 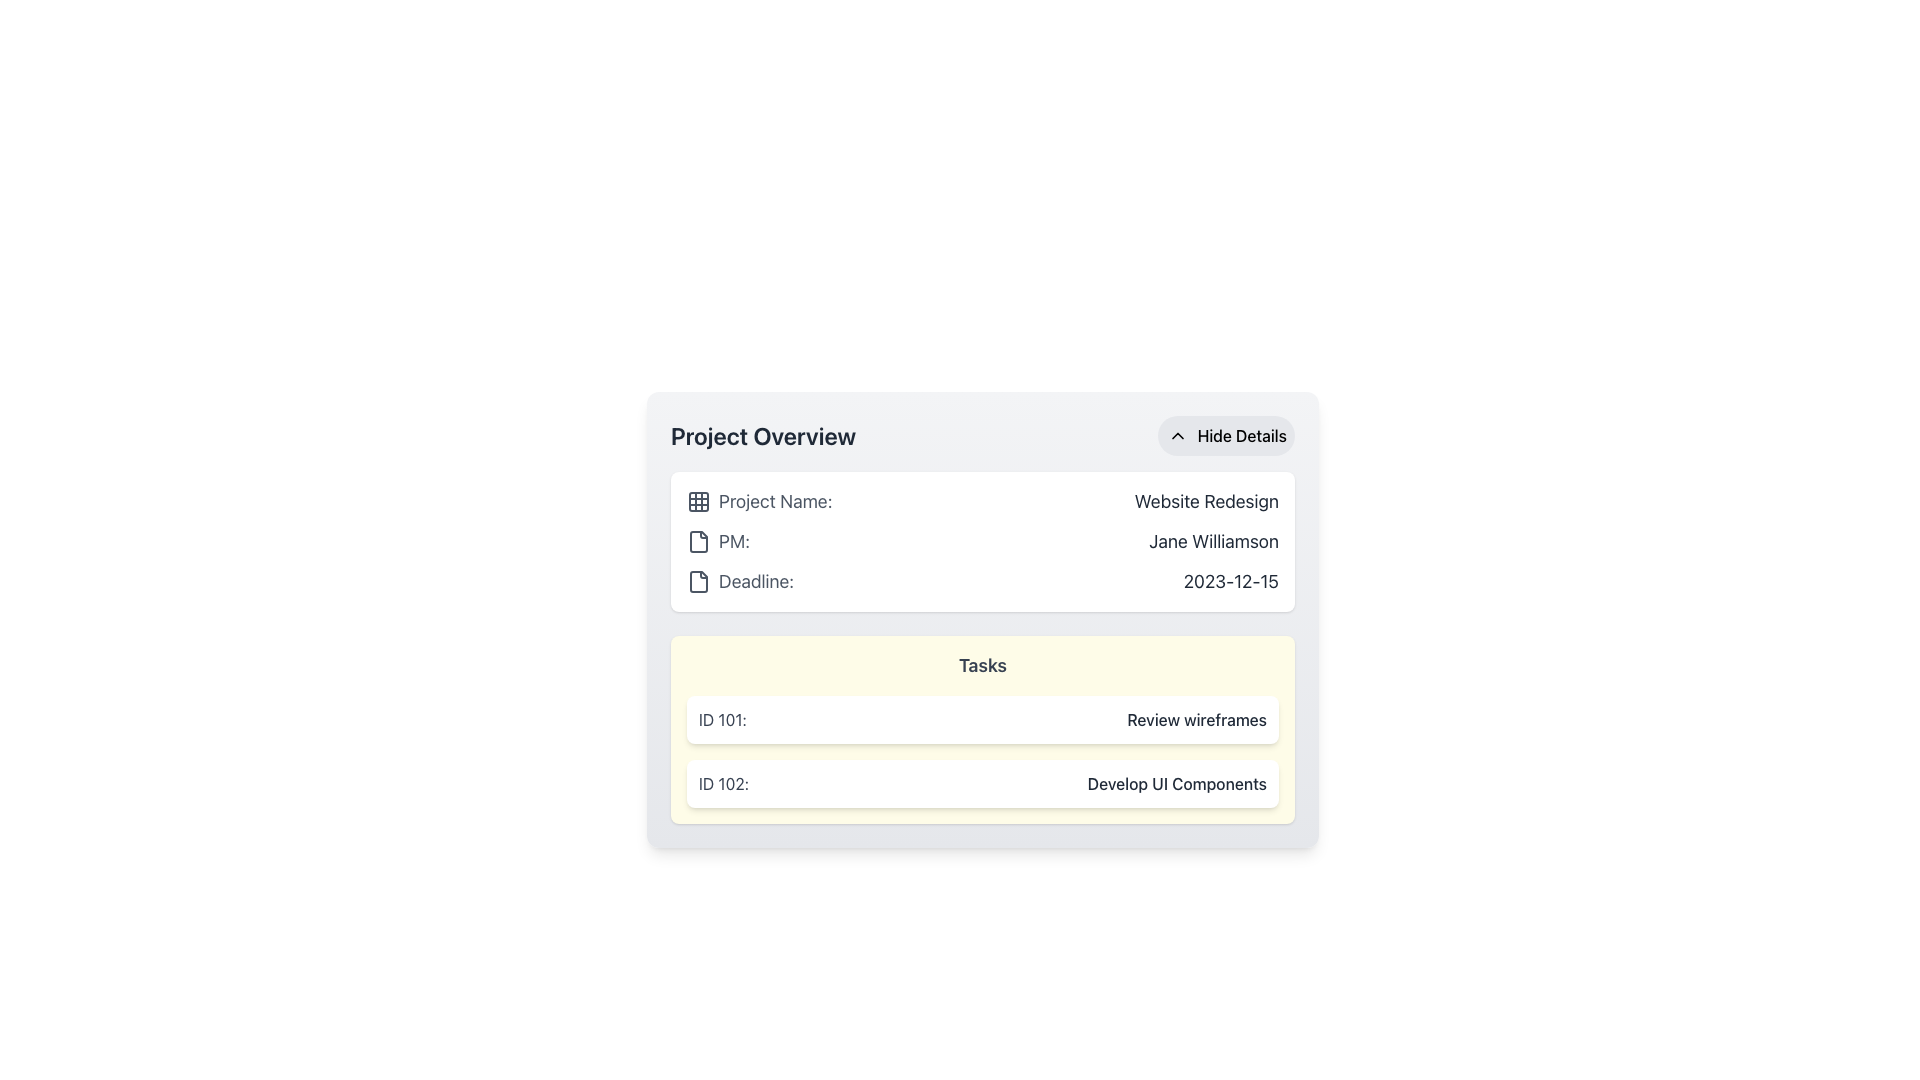 What do you see at coordinates (739, 582) in the screenshot?
I see `the text label element that describes the deadline date, which is located before the date '2023-12-15' in the 'Project Overview' section` at bounding box center [739, 582].